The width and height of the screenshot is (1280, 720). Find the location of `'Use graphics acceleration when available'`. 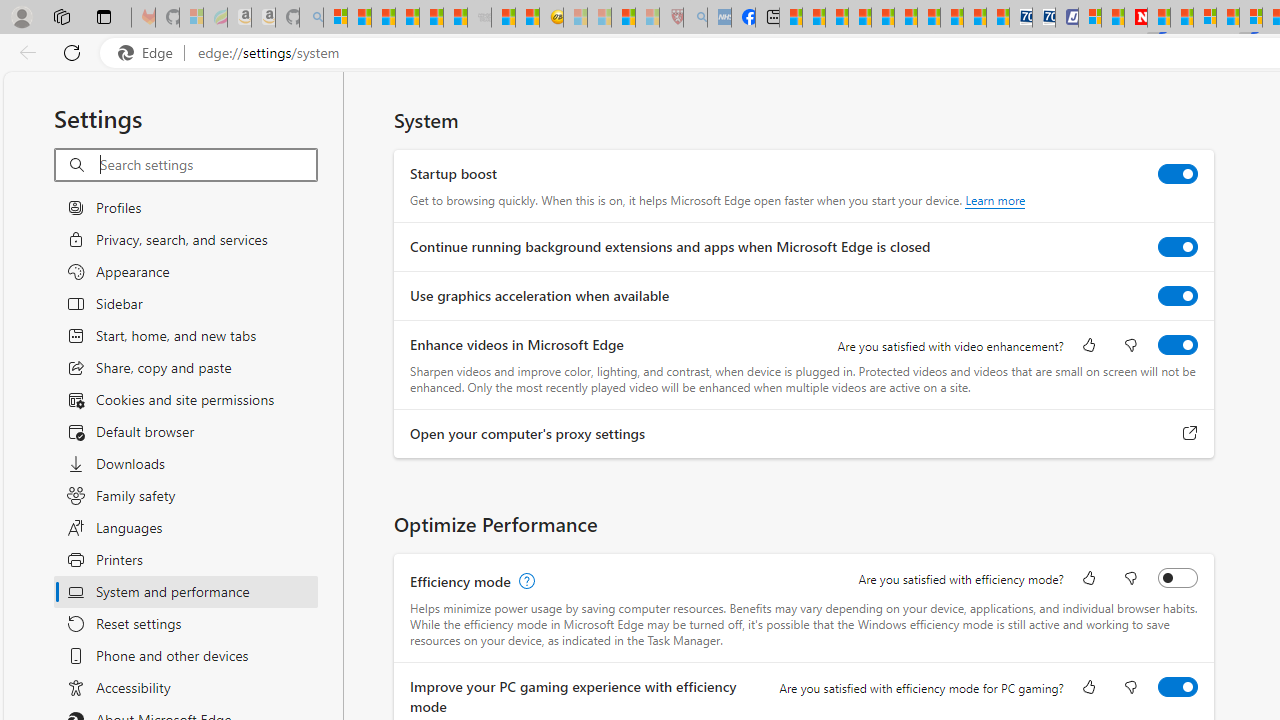

'Use graphics acceleration when available' is located at coordinates (1178, 295).